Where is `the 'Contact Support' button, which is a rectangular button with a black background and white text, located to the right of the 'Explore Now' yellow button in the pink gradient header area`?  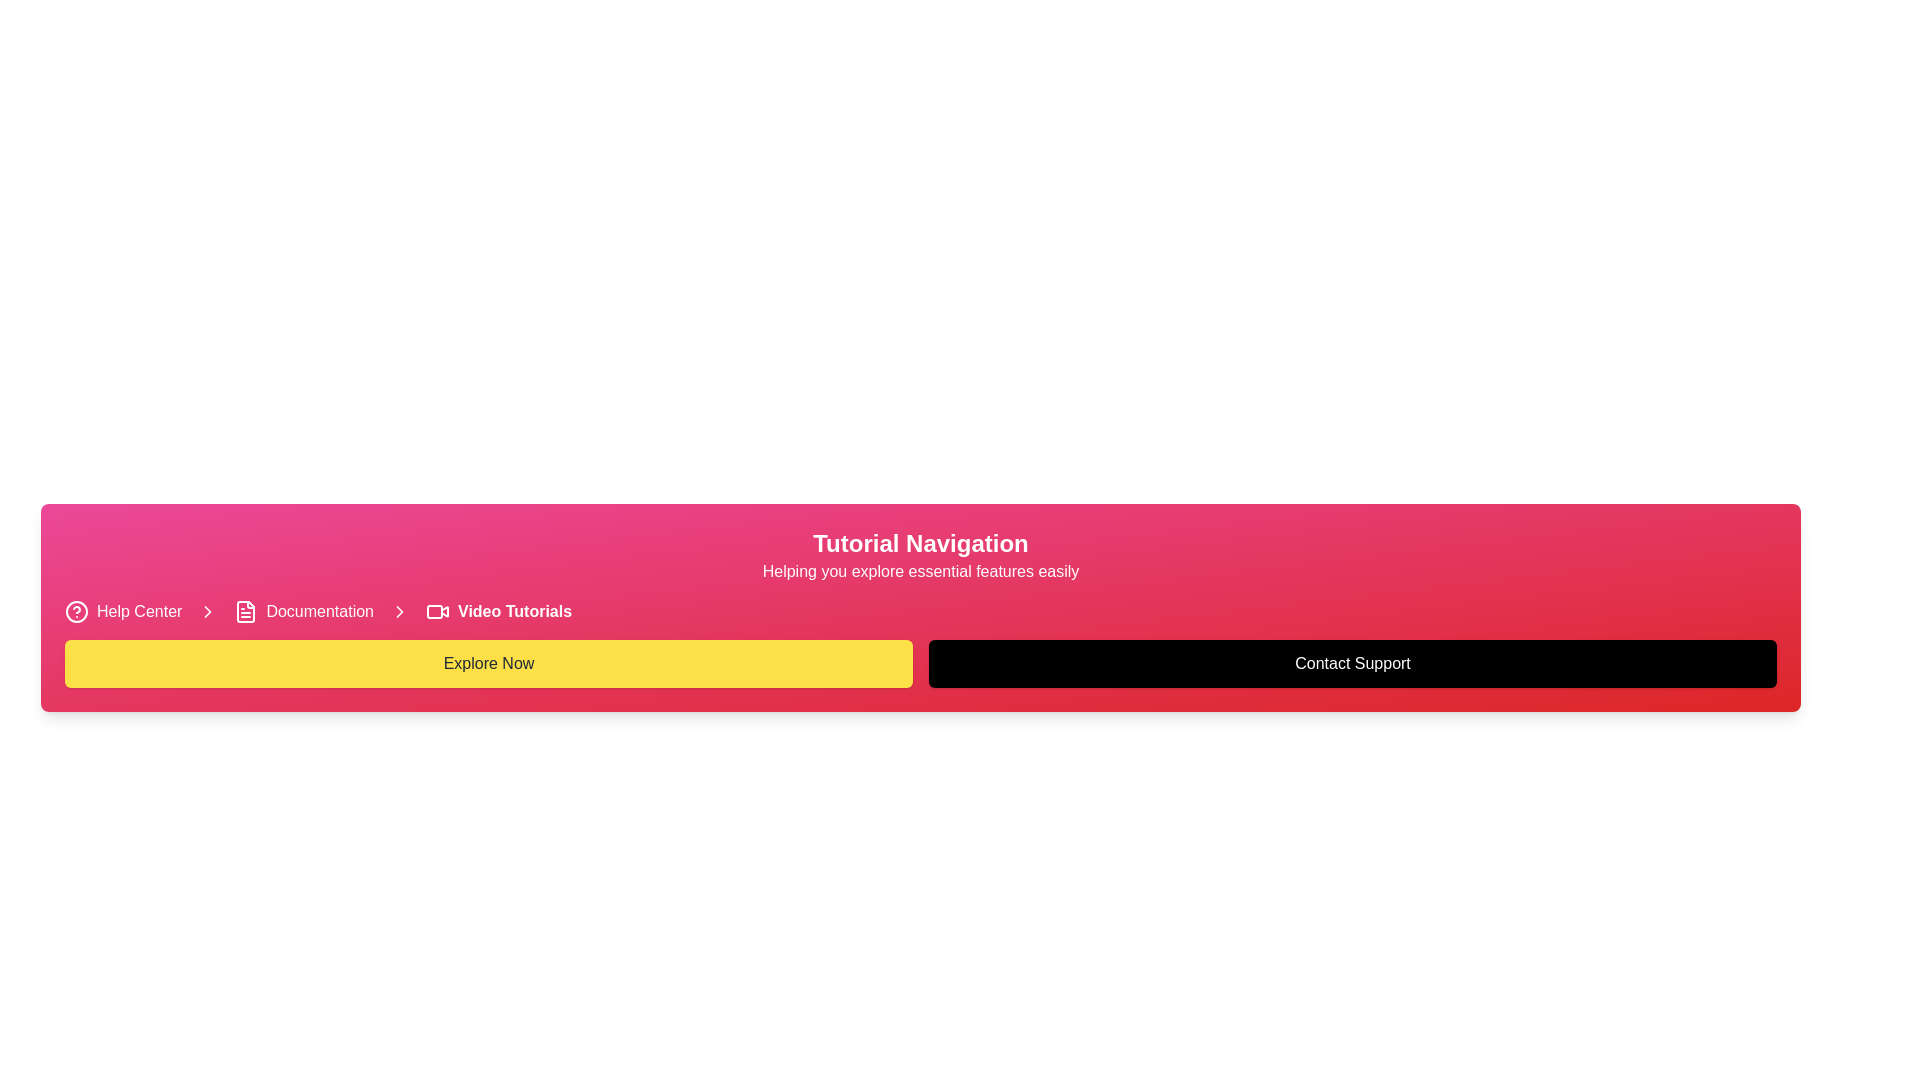 the 'Contact Support' button, which is a rectangular button with a black background and white text, located to the right of the 'Explore Now' yellow button in the pink gradient header area is located at coordinates (1353, 663).